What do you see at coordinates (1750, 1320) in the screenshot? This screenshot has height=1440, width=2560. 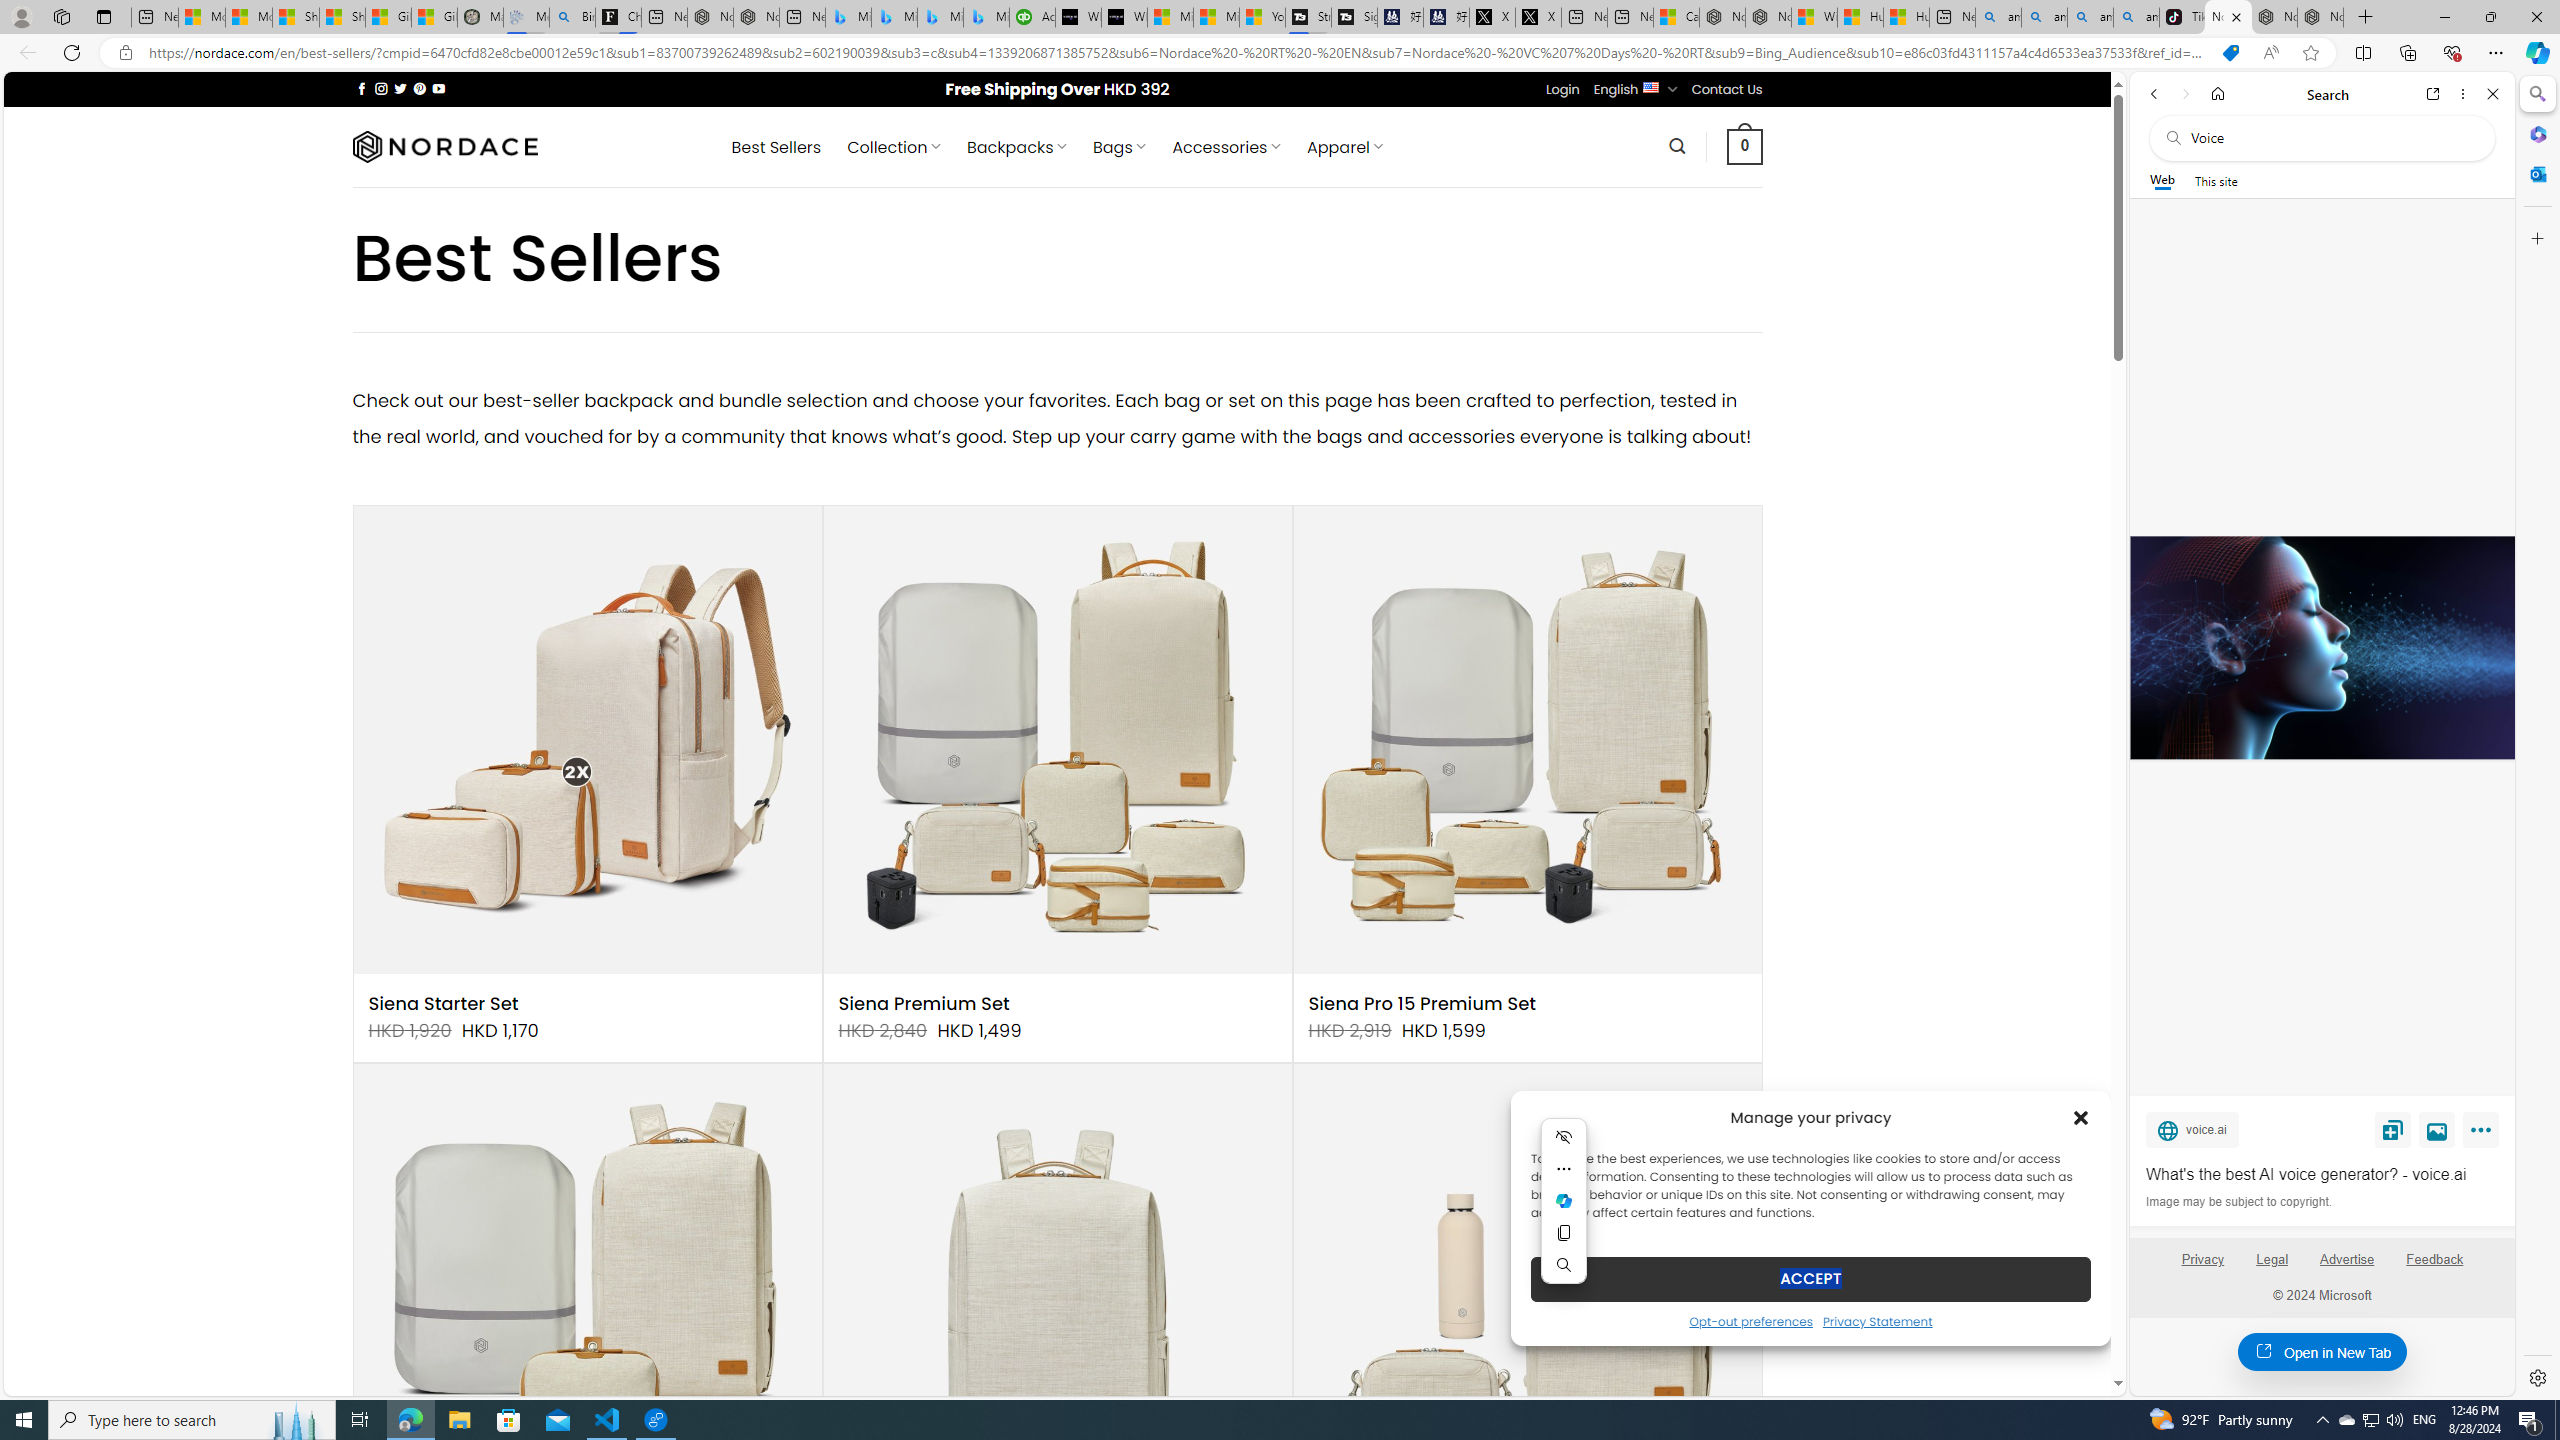 I see `'Opt-out preferences'` at bounding box center [1750, 1320].